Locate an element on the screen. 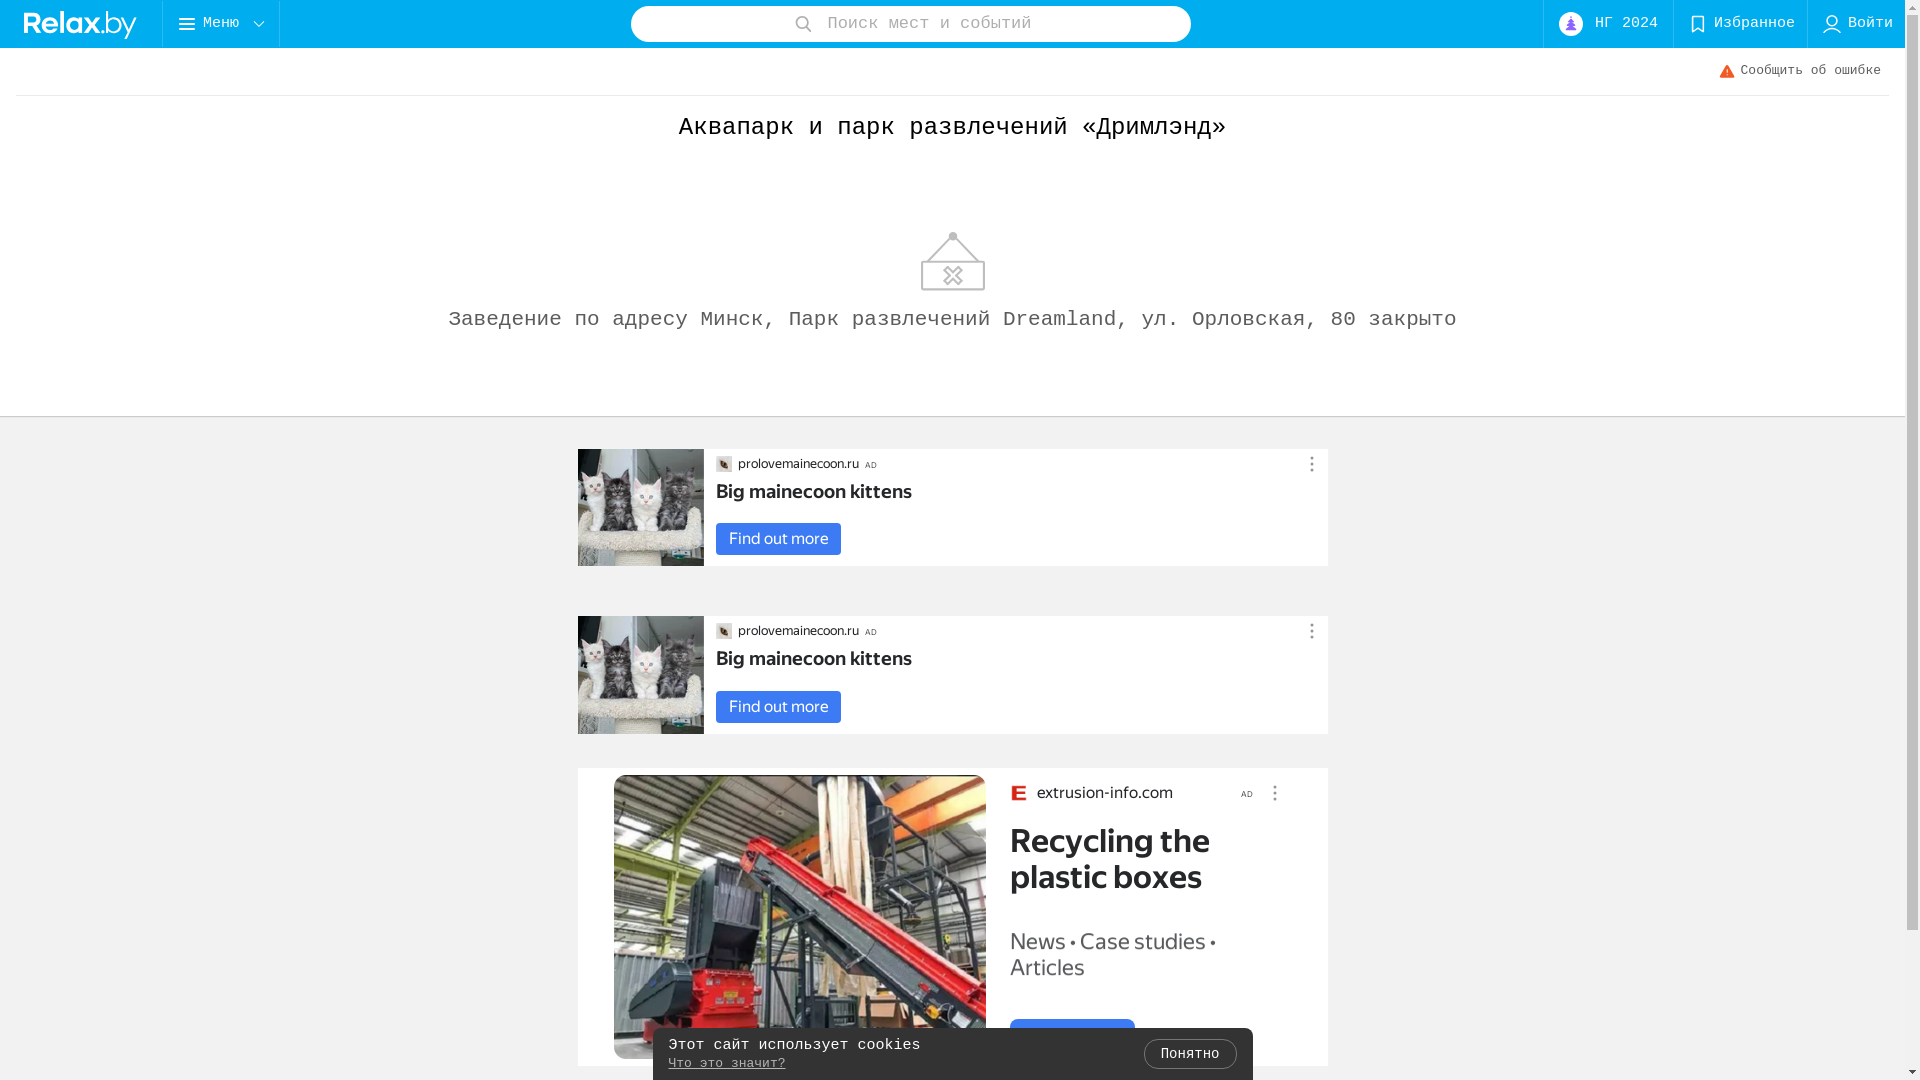  'logo' is located at coordinates (24, 23).